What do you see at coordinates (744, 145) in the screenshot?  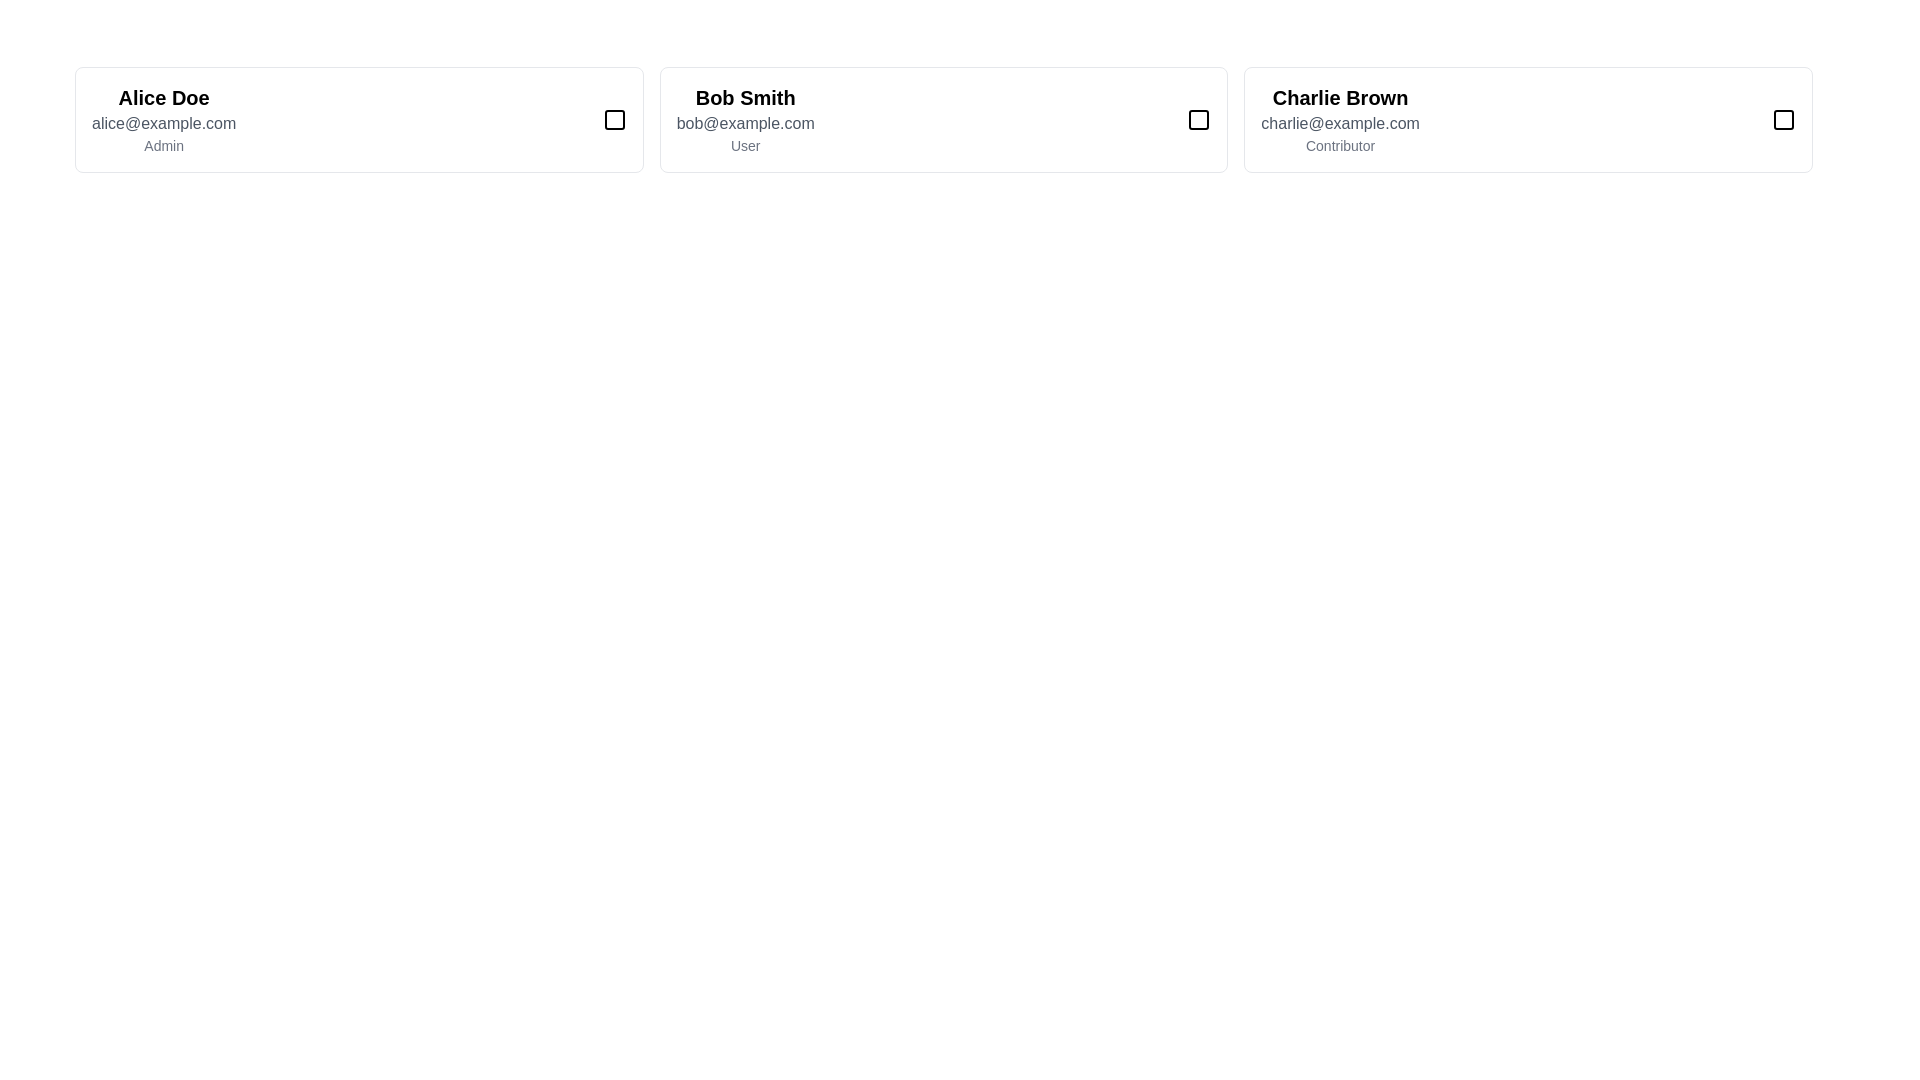 I see `the label that describes the user 'Bob Smith', located at the bottom of the profile card, after the email address and other texts` at bounding box center [744, 145].